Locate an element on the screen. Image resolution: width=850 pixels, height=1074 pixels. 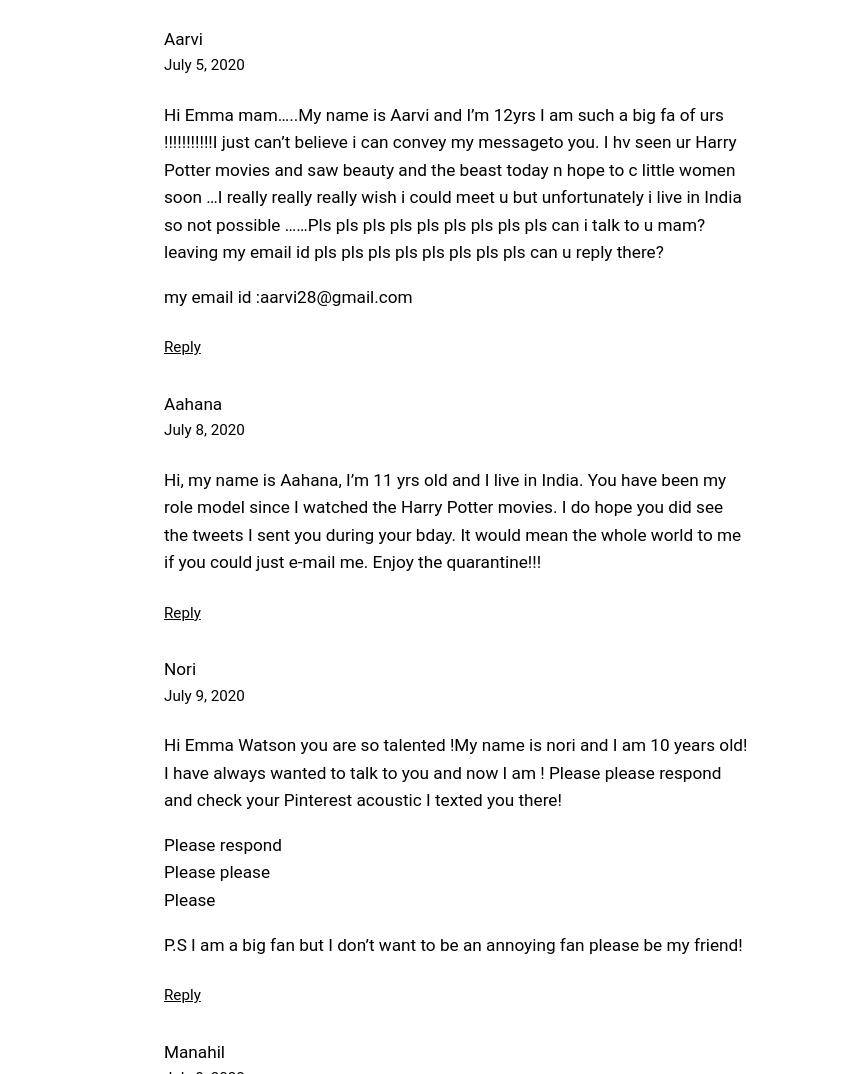
'Hi Emma Watson you are so talented !My name is nori and I am 10 years old! I have always wanted to talk to you and now I am ! Please please respond and check your Pinterest acoustic I texted you there!' is located at coordinates (163, 771).